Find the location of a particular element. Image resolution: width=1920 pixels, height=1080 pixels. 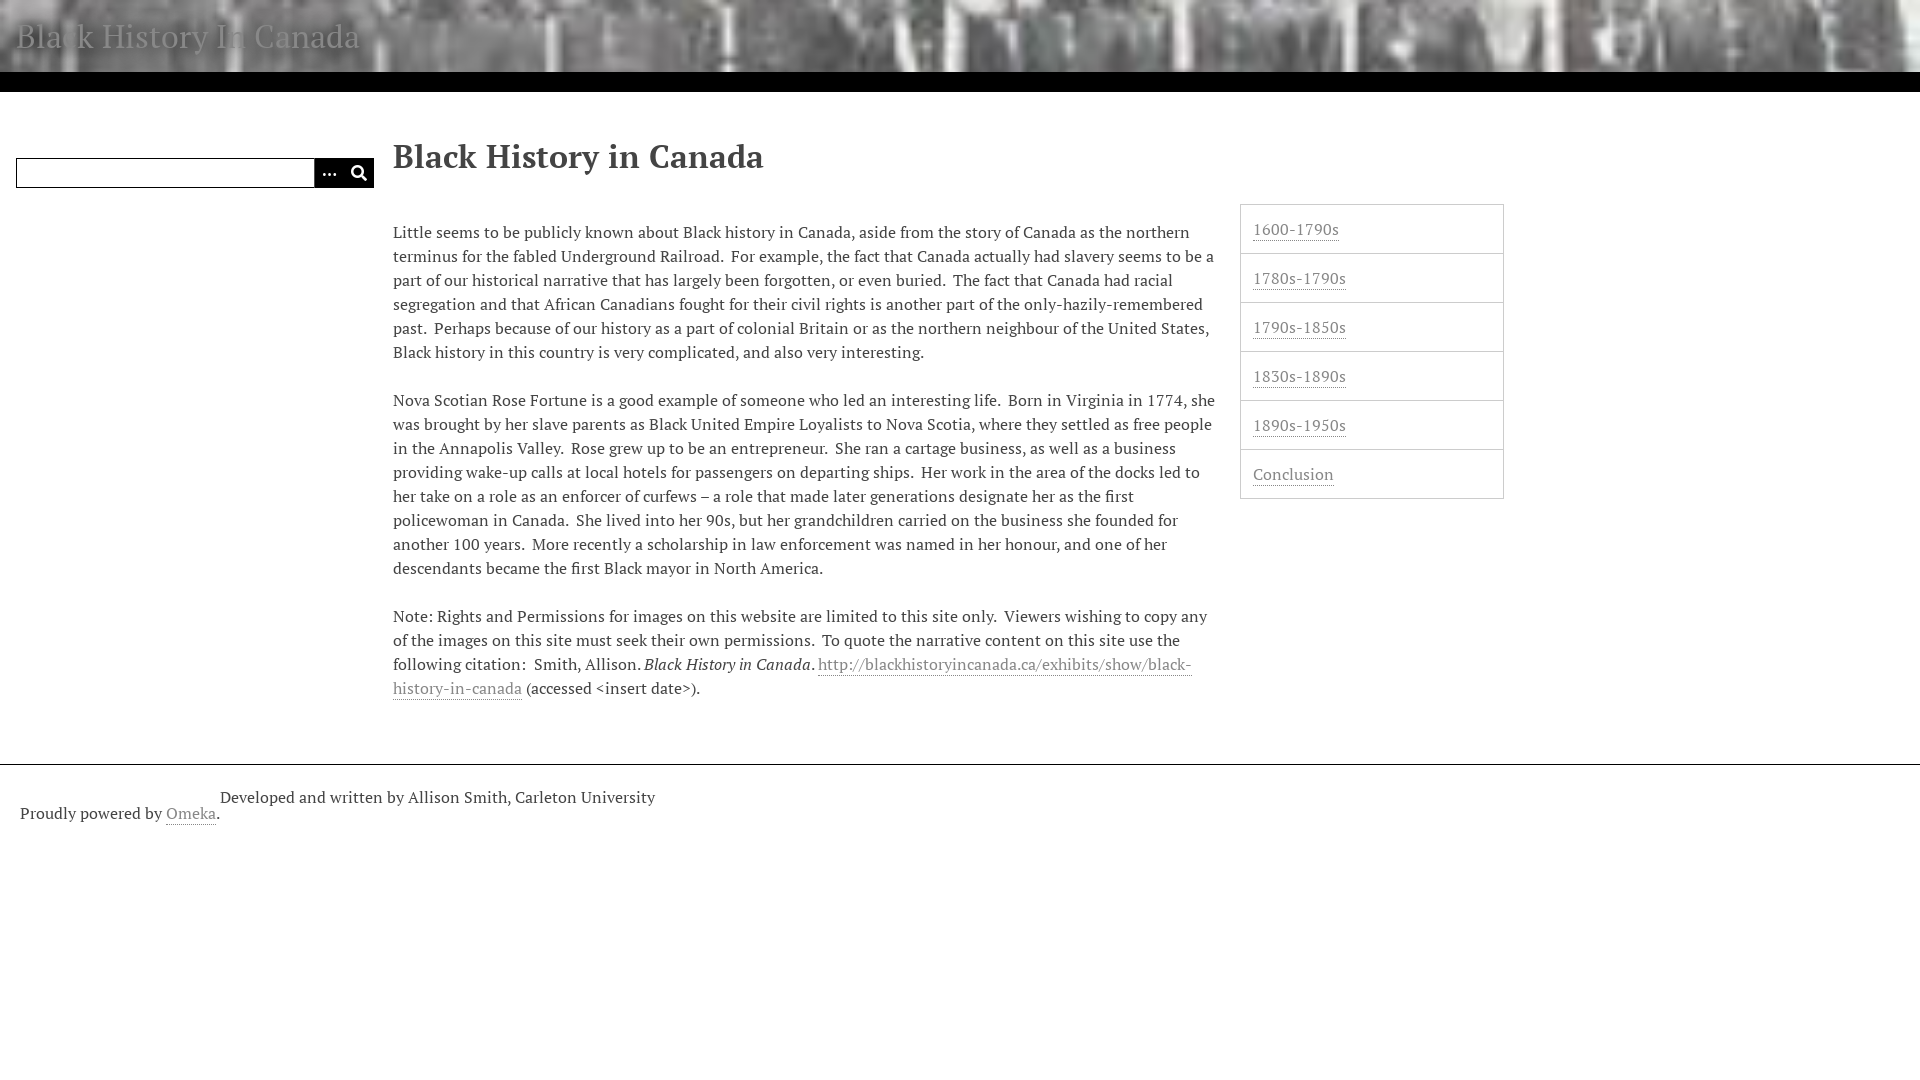

'1600-1790s' is located at coordinates (1296, 228).